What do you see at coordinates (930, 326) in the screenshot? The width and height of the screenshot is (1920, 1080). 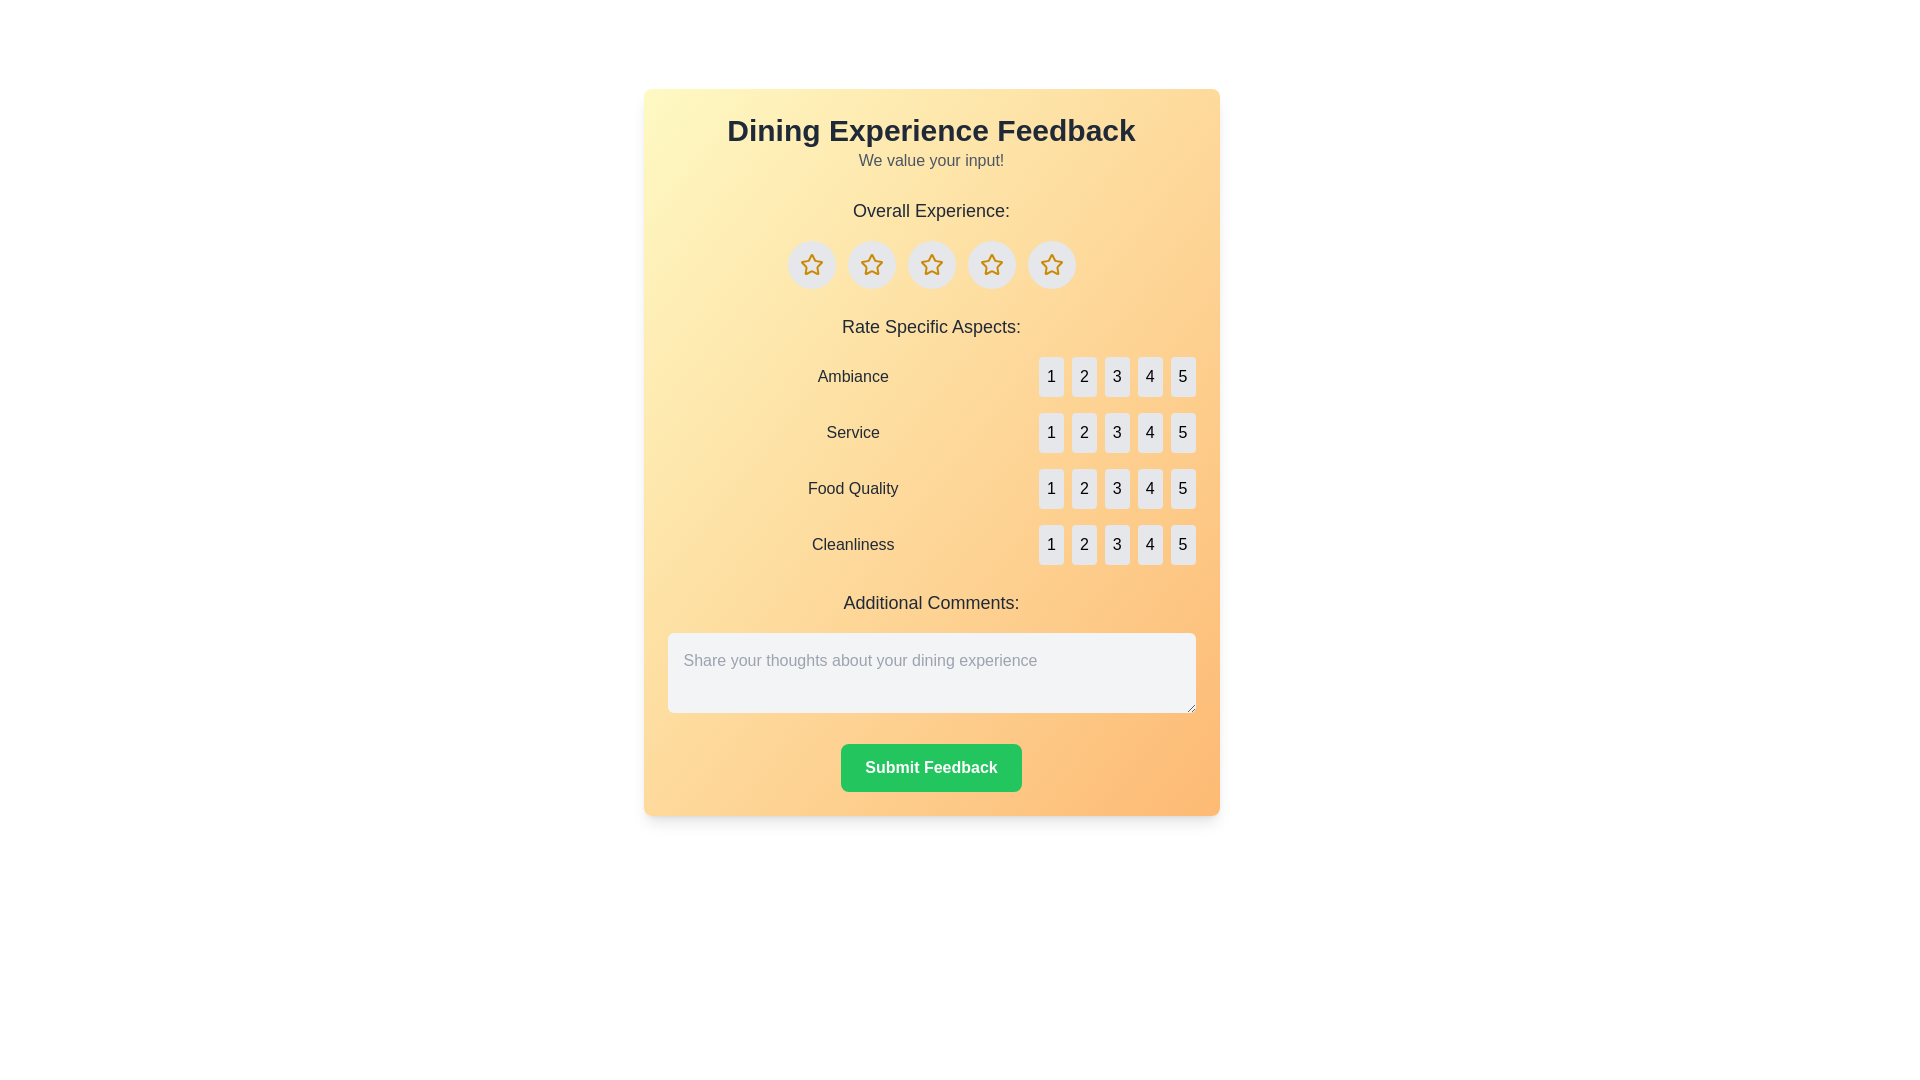 I see `the static text heading that serves as a section title for aspect rating options, positioned below the 'Overall Experience' section` at bounding box center [930, 326].